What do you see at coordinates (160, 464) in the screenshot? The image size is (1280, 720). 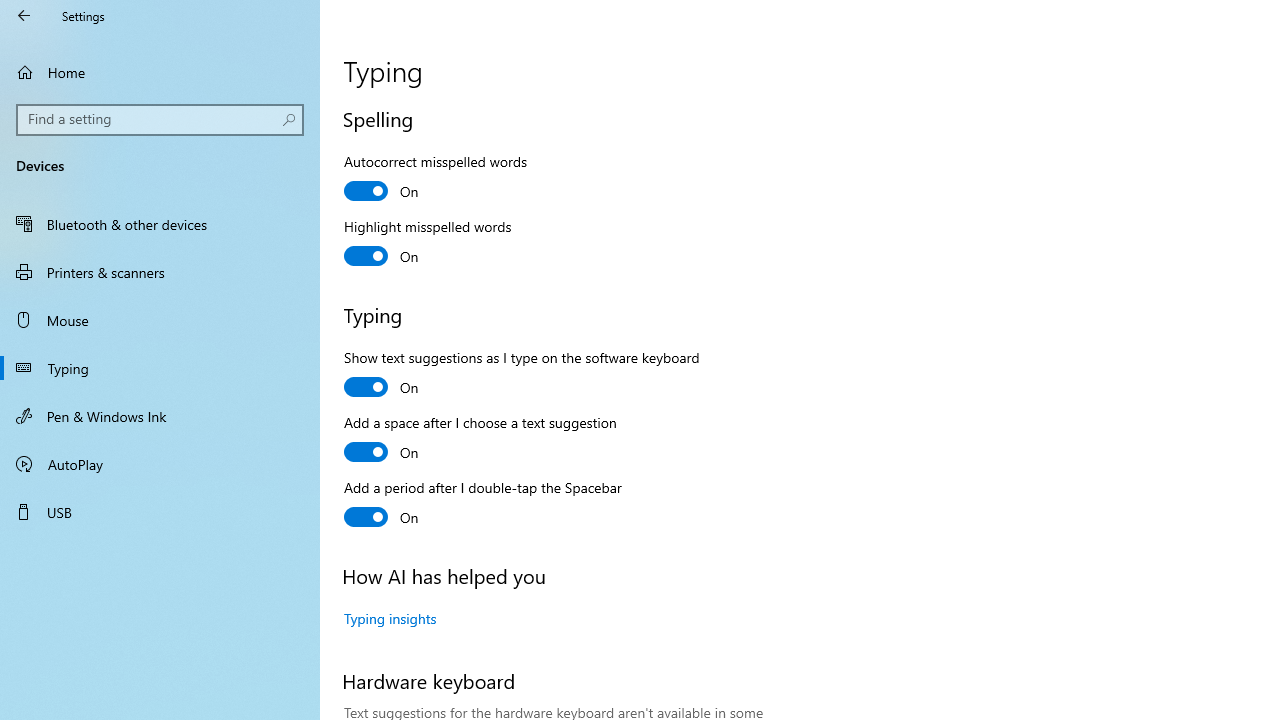 I see `'AutoPlay'` at bounding box center [160, 464].